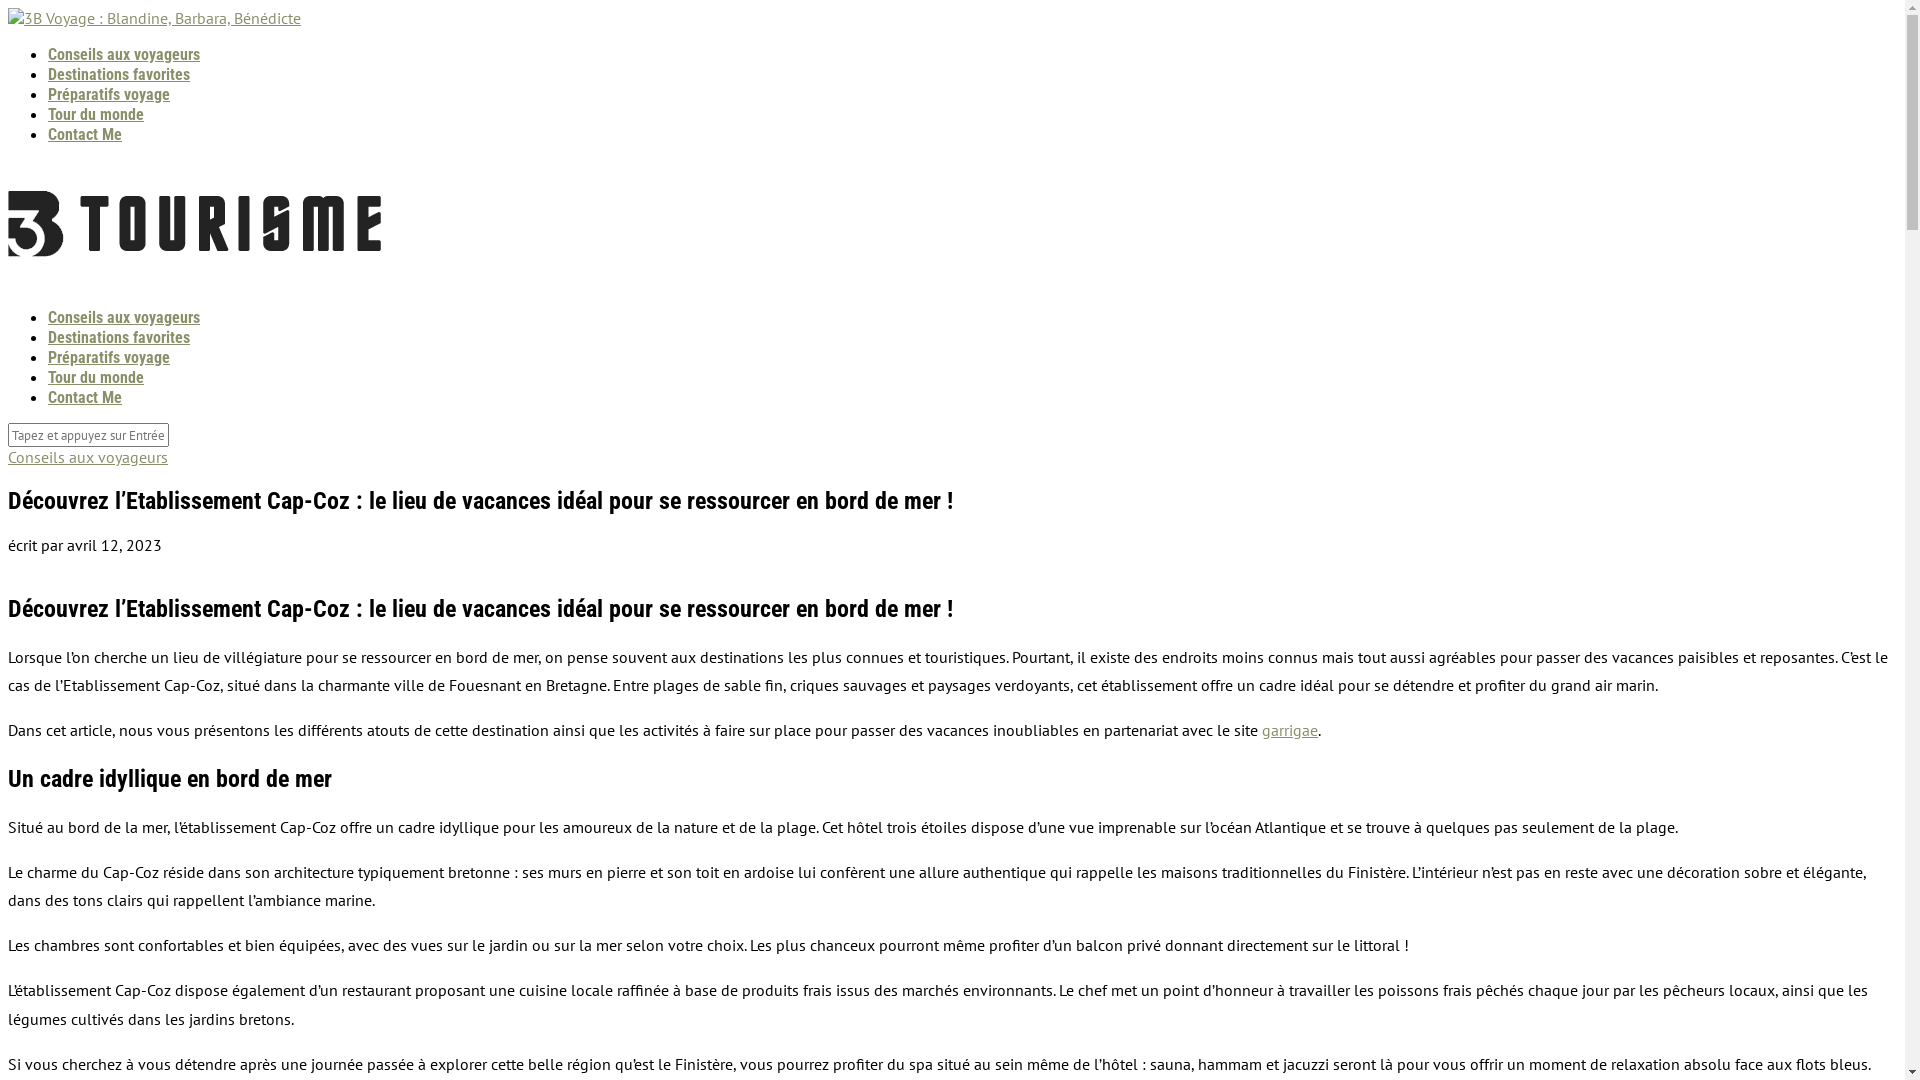  What do you see at coordinates (95, 377) in the screenshot?
I see `'Tour du monde'` at bounding box center [95, 377].